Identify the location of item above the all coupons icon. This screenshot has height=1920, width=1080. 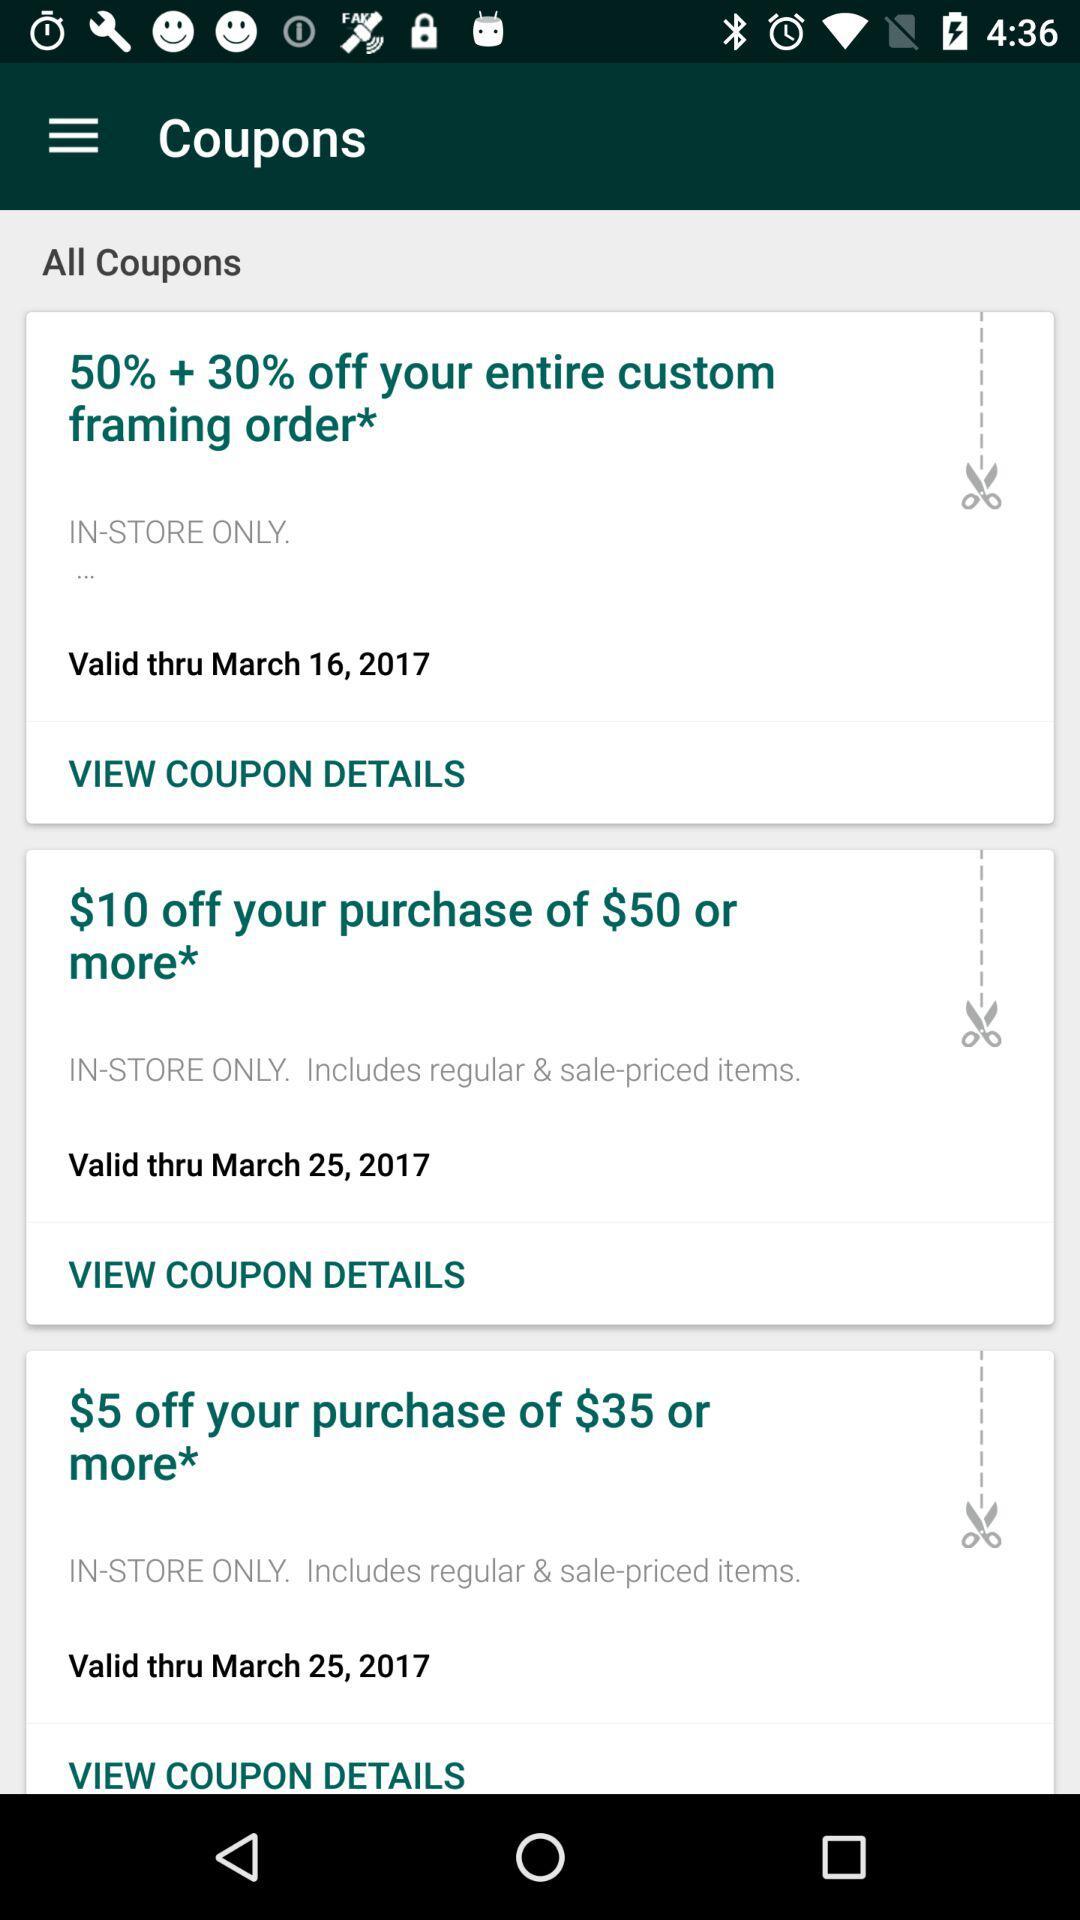
(72, 135).